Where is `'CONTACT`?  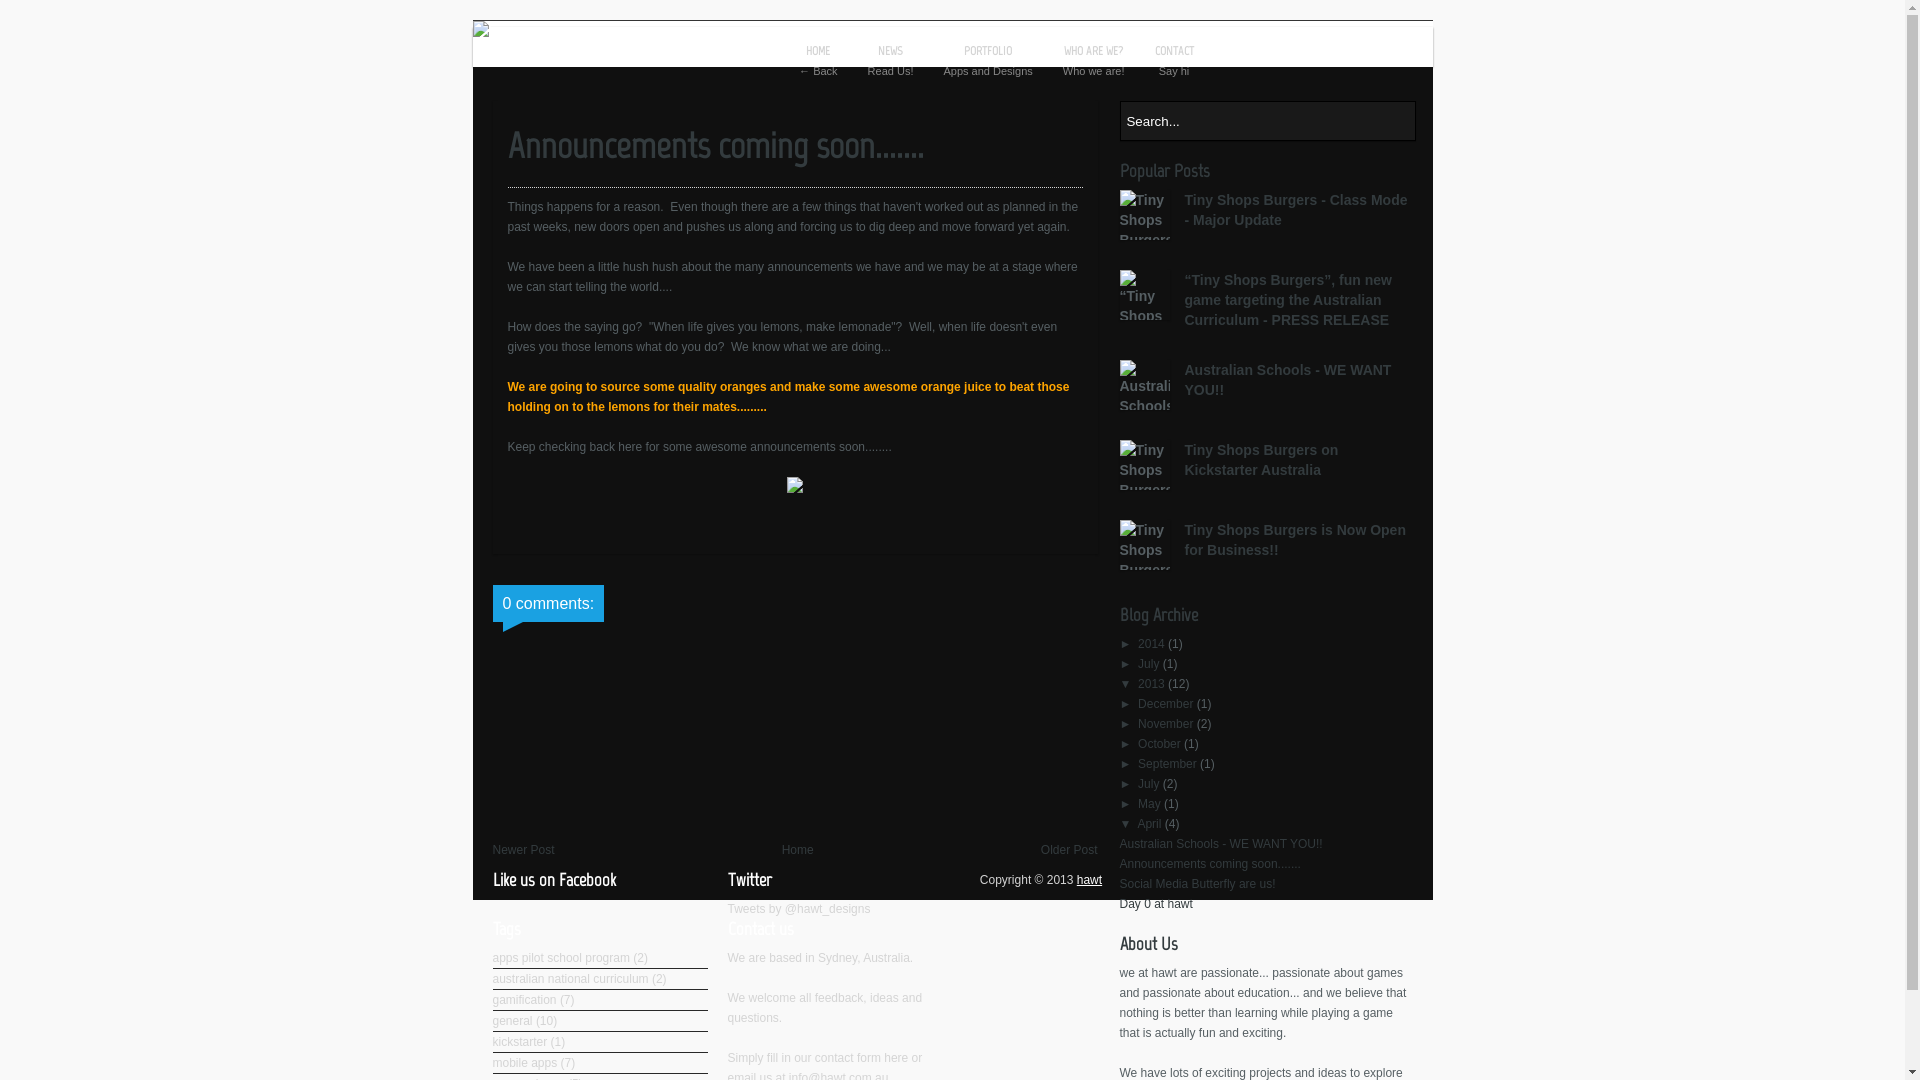
'CONTACT is located at coordinates (1174, 60).